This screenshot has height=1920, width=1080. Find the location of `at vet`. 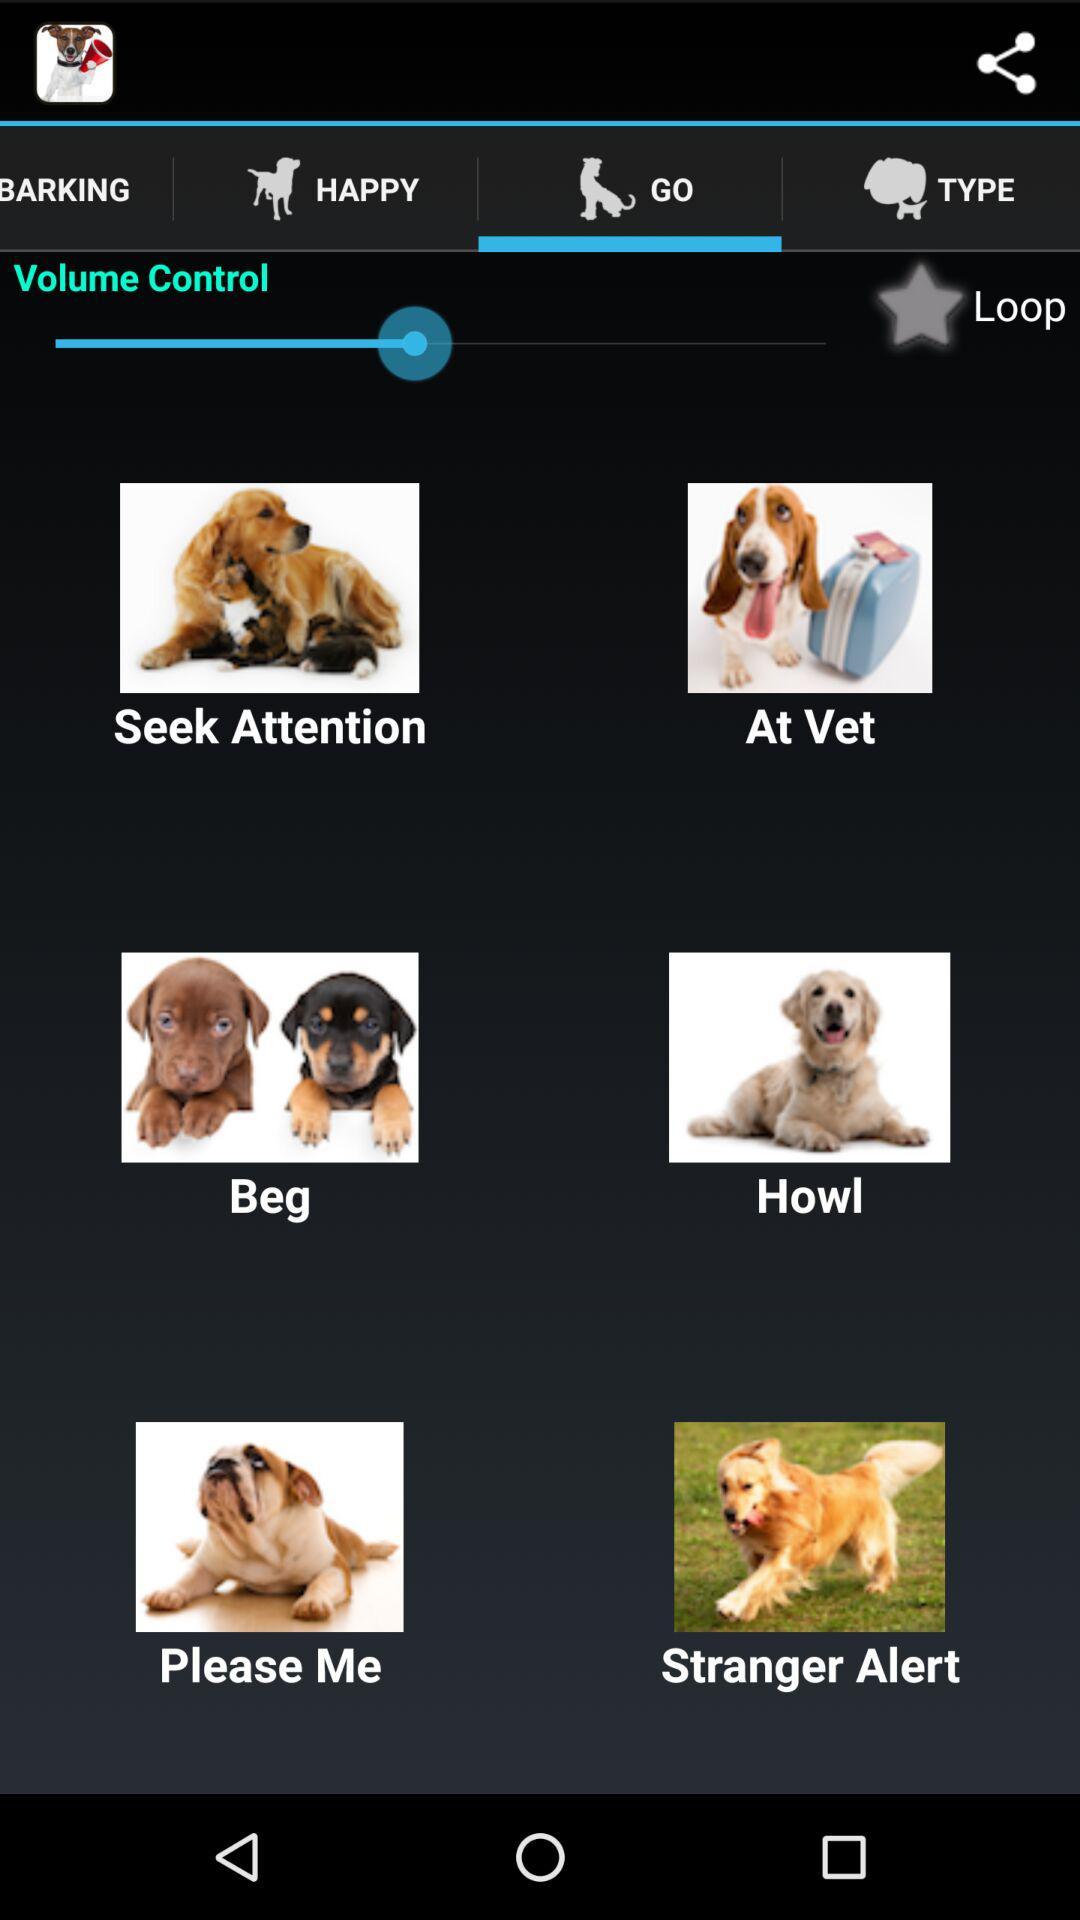

at vet is located at coordinates (810, 618).